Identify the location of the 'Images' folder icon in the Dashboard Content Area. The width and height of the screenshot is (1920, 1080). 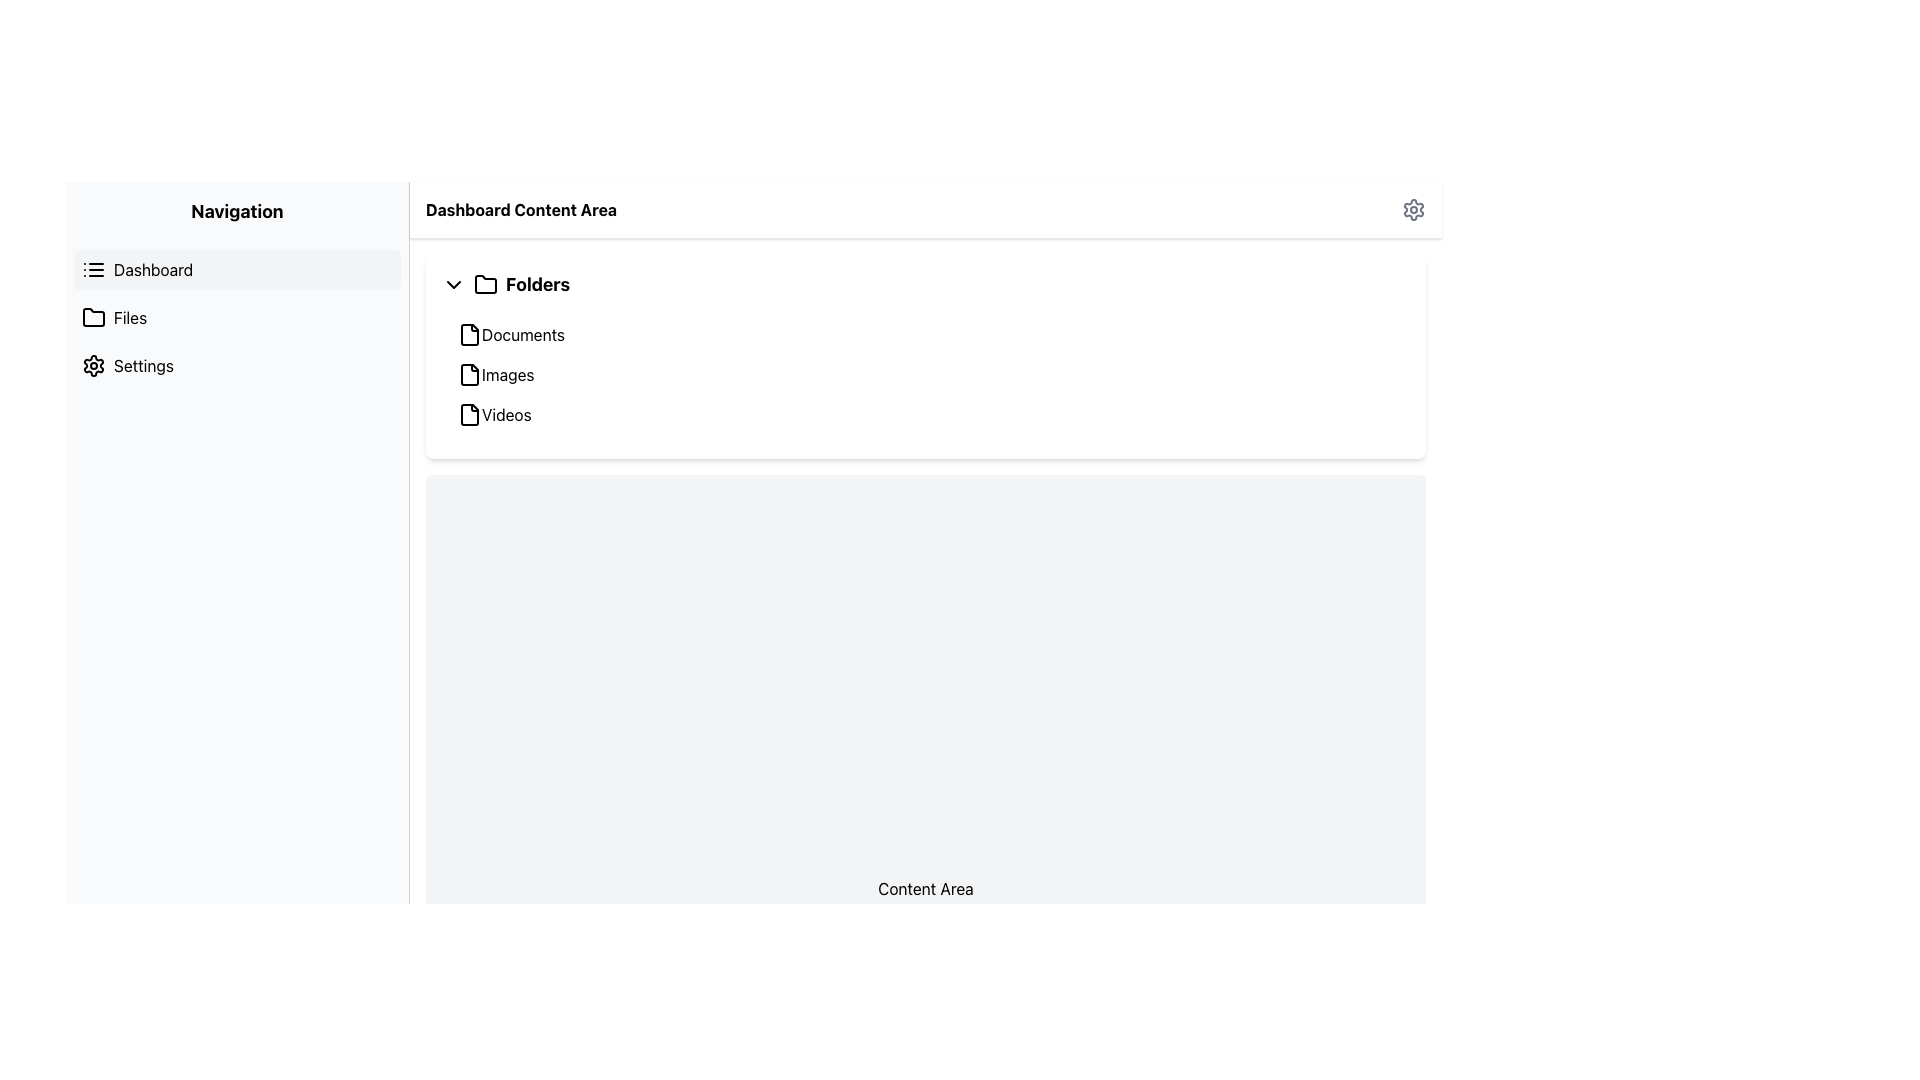
(469, 374).